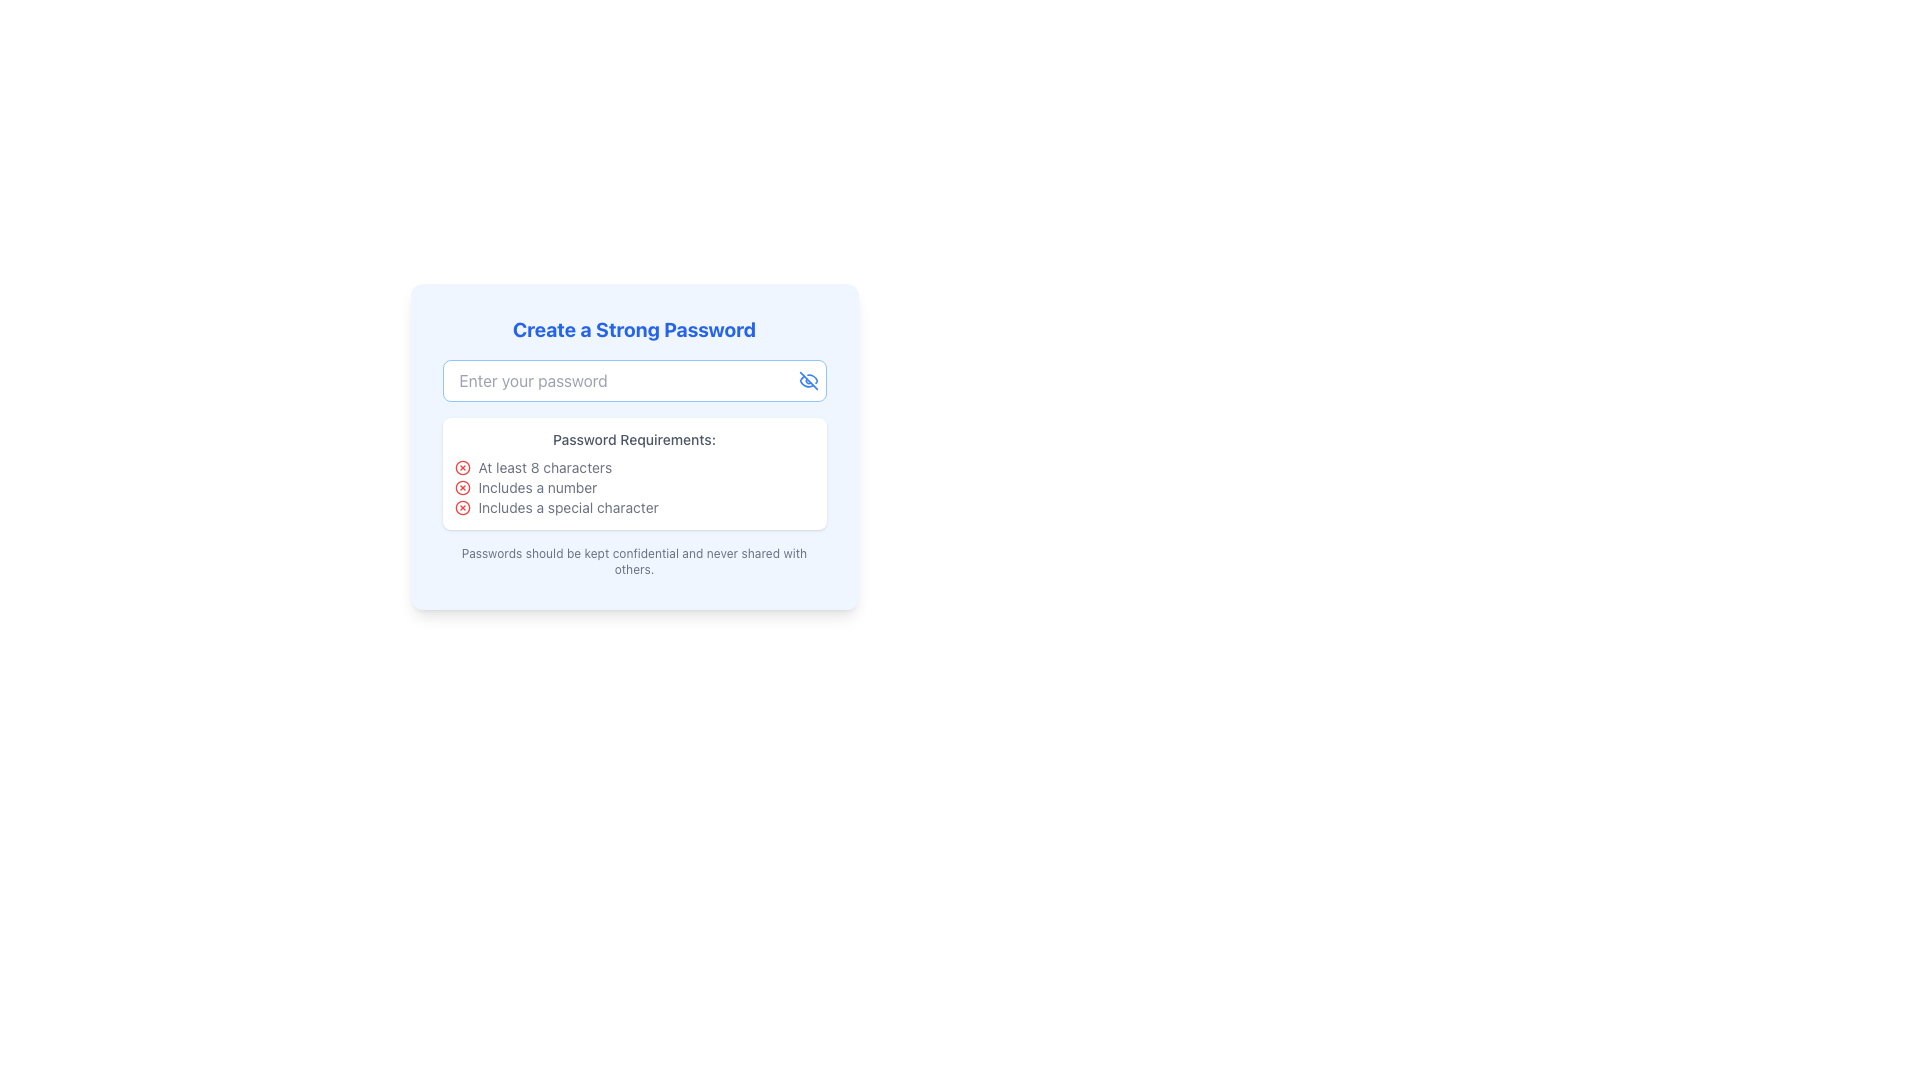 This screenshot has height=1080, width=1920. What do you see at coordinates (808, 381) in the screenshot?
I see `the visibility toggle button for the password input field` at bounding box center [808, 381].